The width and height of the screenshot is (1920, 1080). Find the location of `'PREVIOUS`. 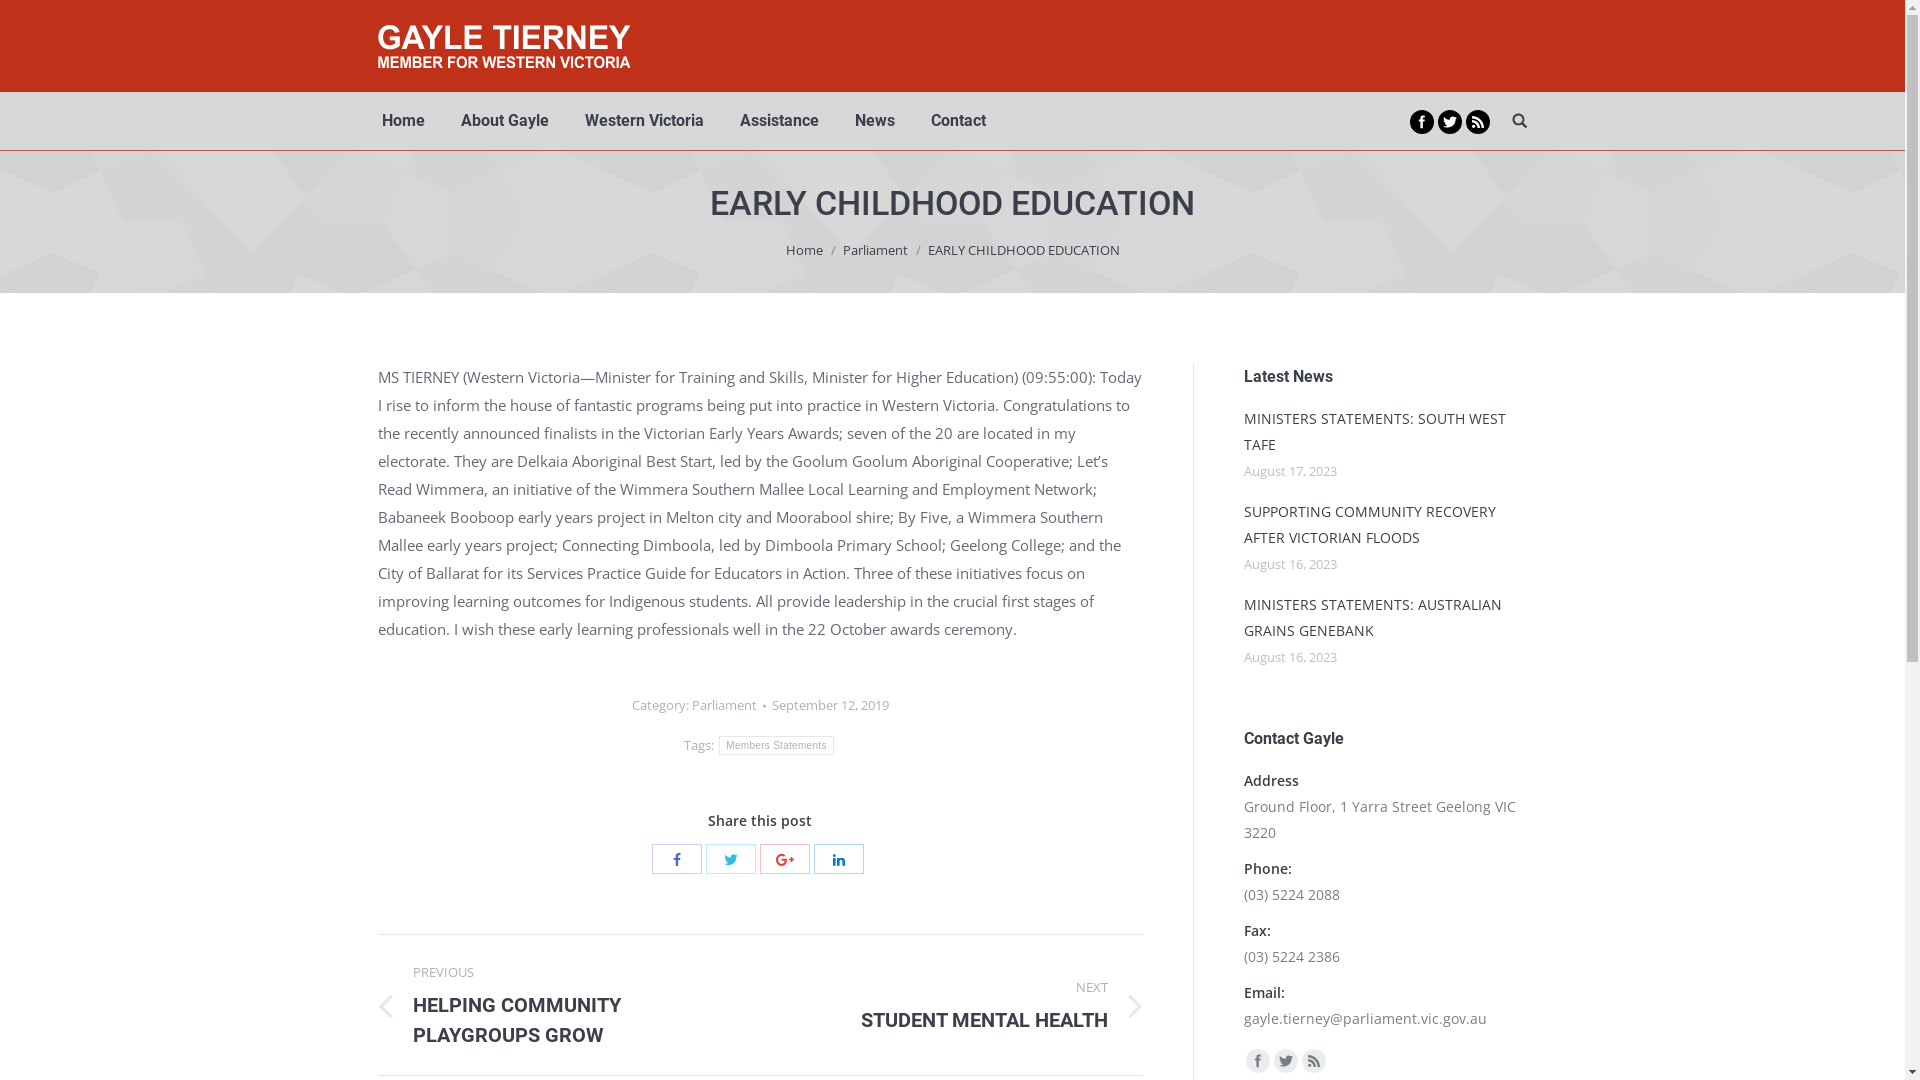

'PREVIOUS is located at coordinates (378, 1005).